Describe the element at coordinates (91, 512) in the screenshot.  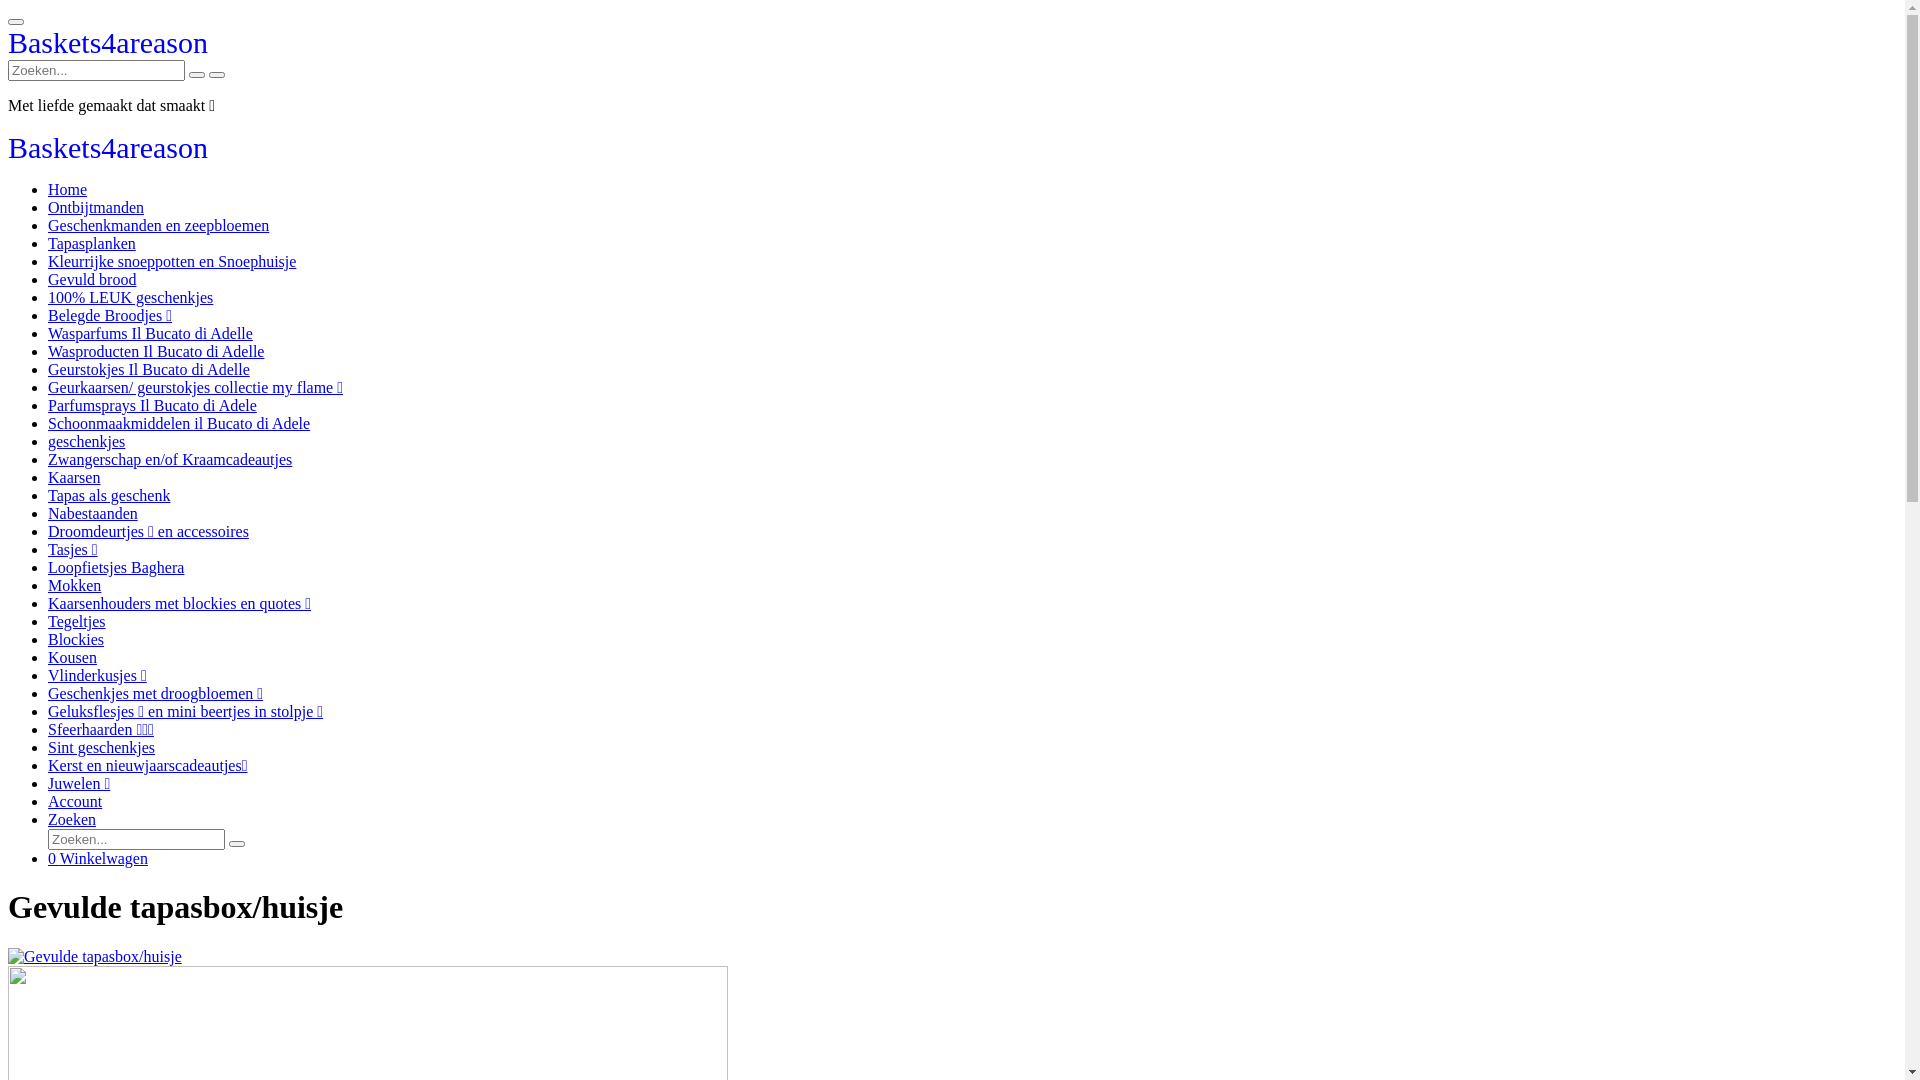
I see `'Nabestaanden'` at that location.